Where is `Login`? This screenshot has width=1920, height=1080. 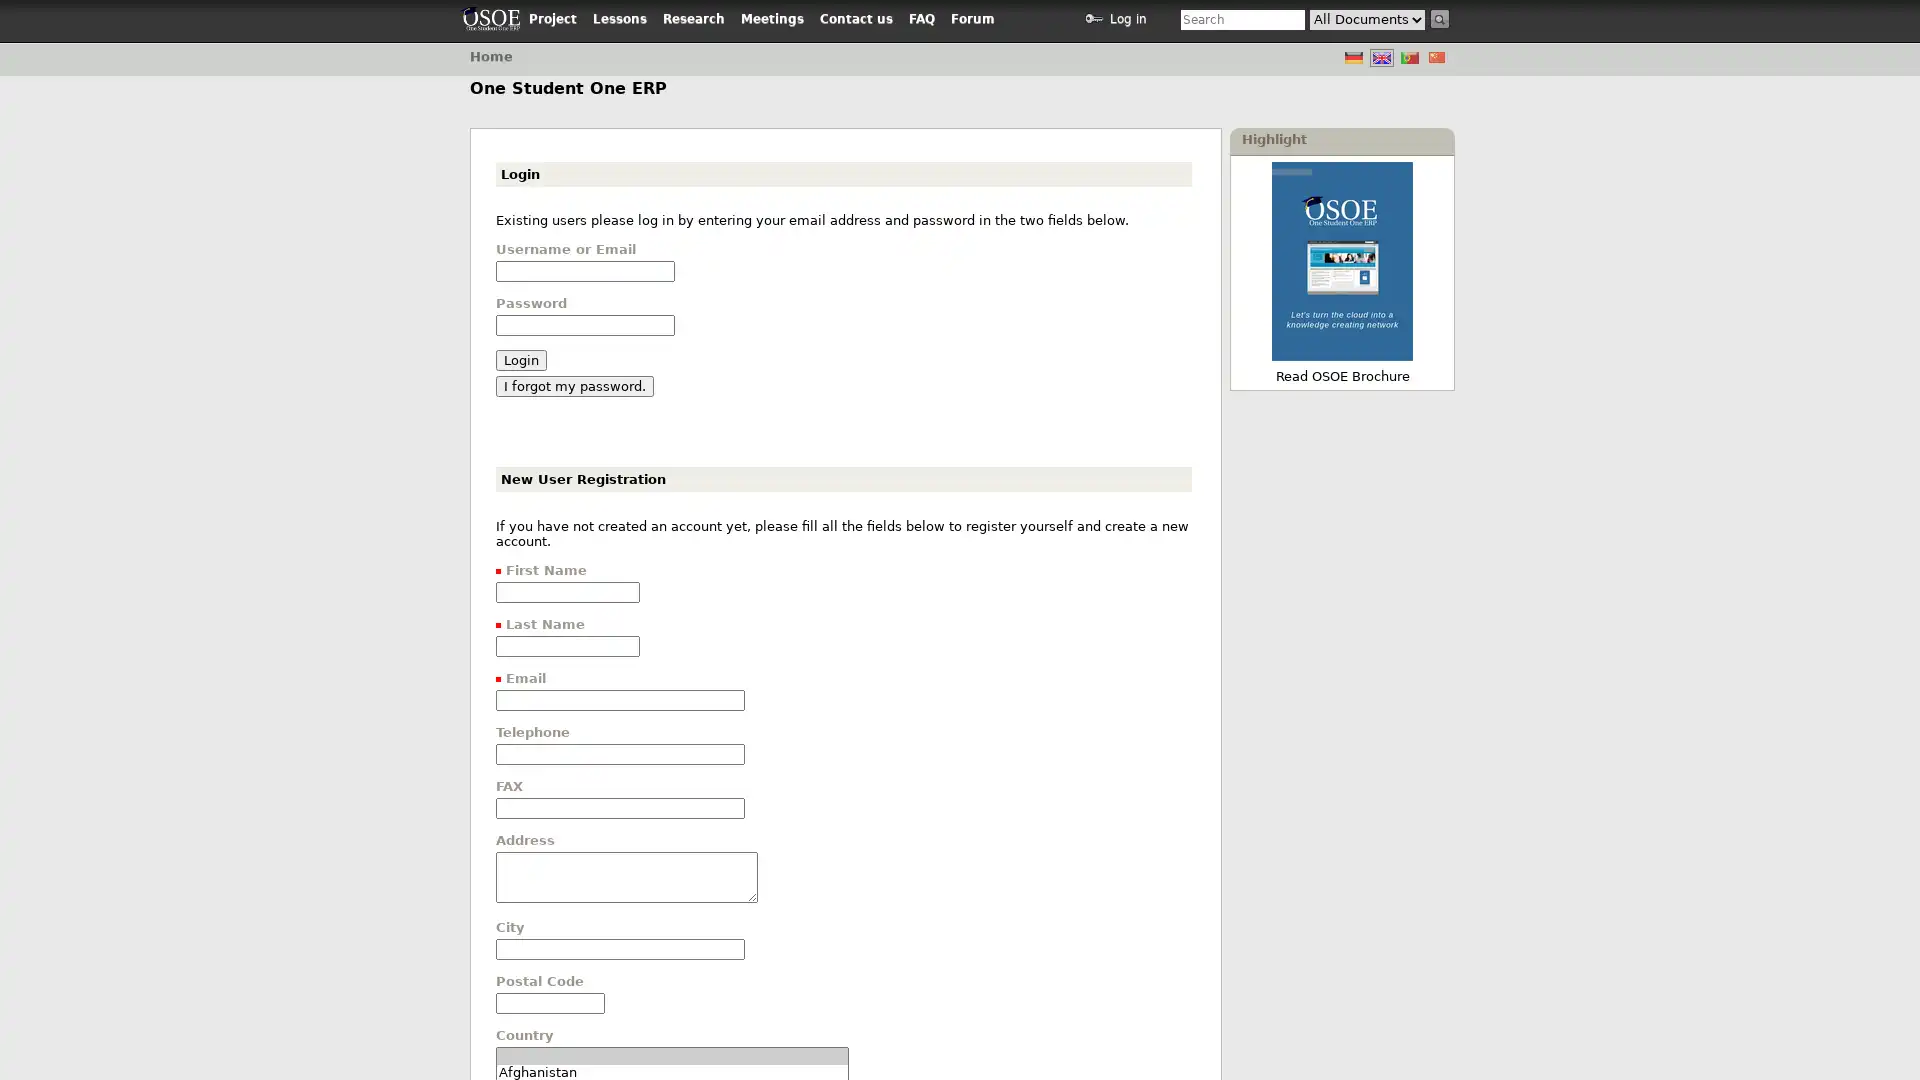 Login is located at coordinates (521, 360).